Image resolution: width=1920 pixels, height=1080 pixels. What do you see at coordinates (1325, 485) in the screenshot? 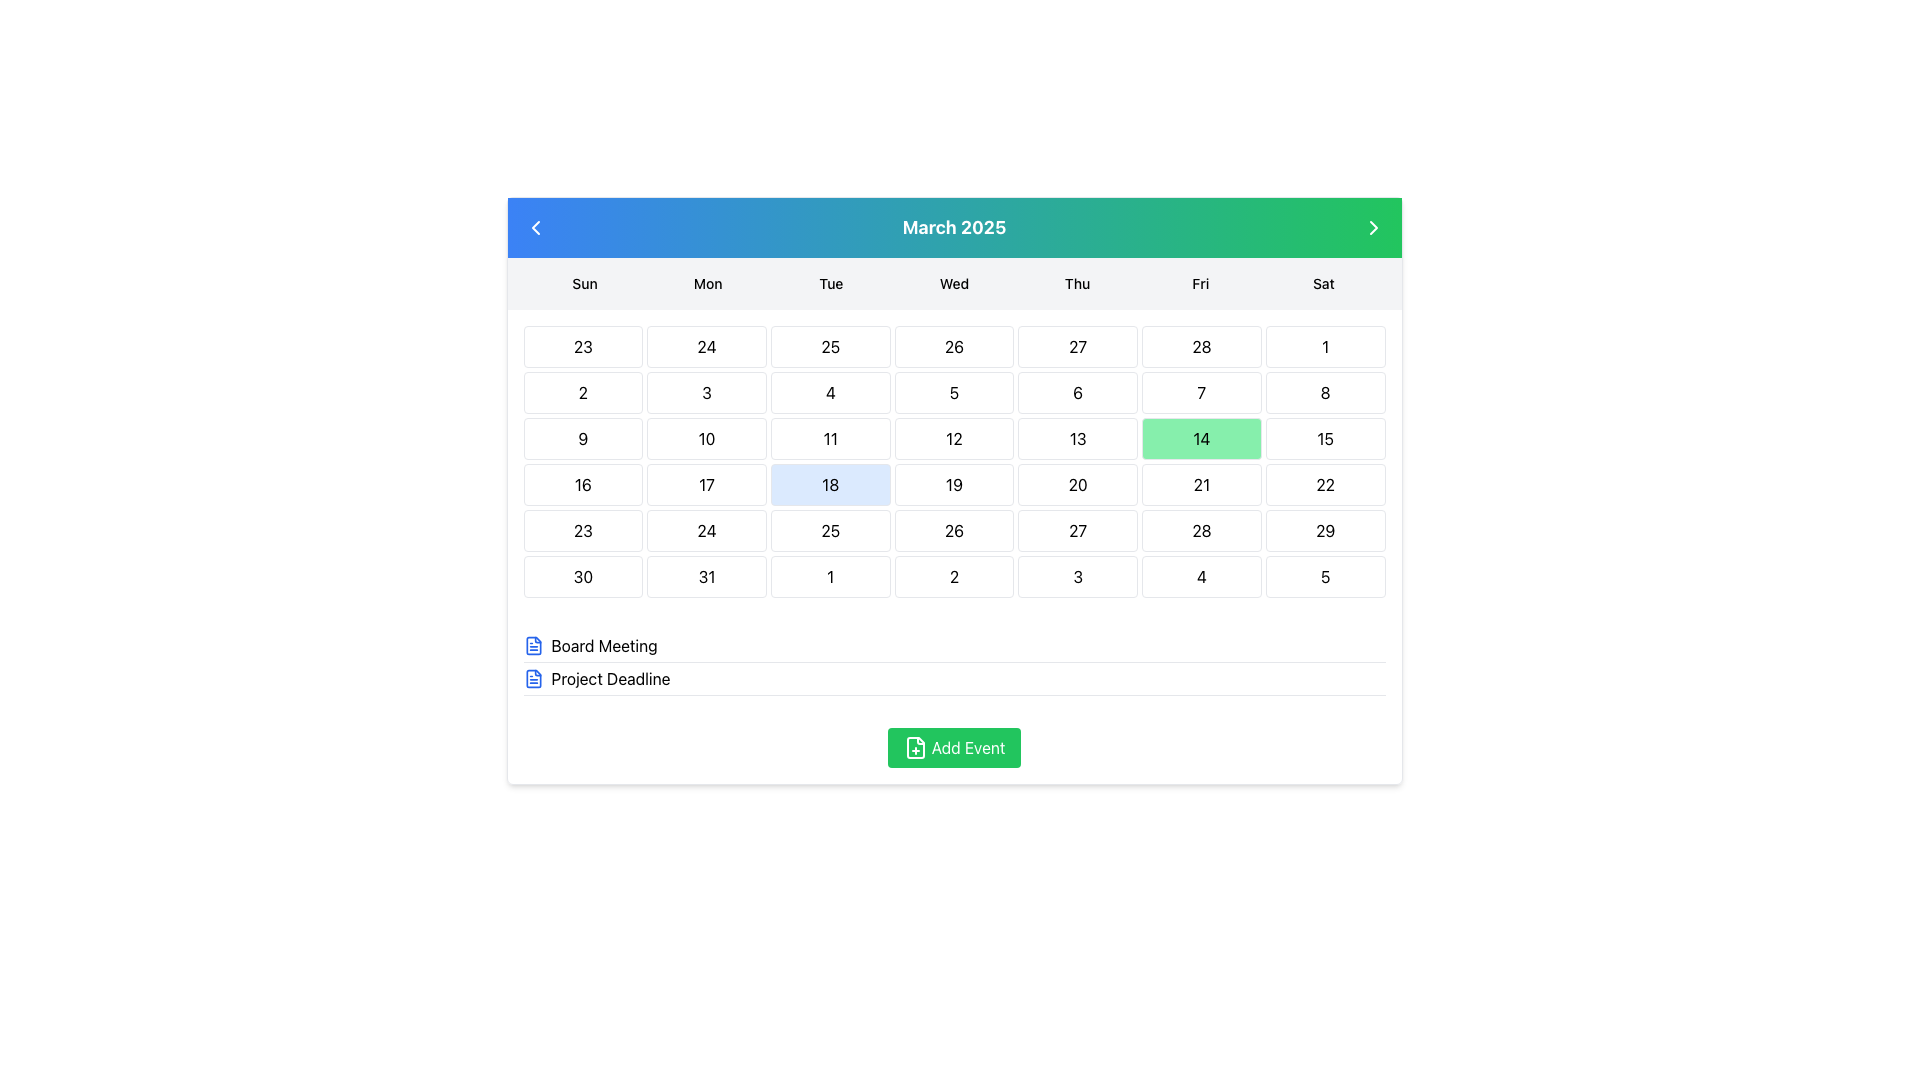
I see `the clickable calendar date button representing the date '22' in the calendar under the 'March 2025' heading` at bounding box center [1325, 485].